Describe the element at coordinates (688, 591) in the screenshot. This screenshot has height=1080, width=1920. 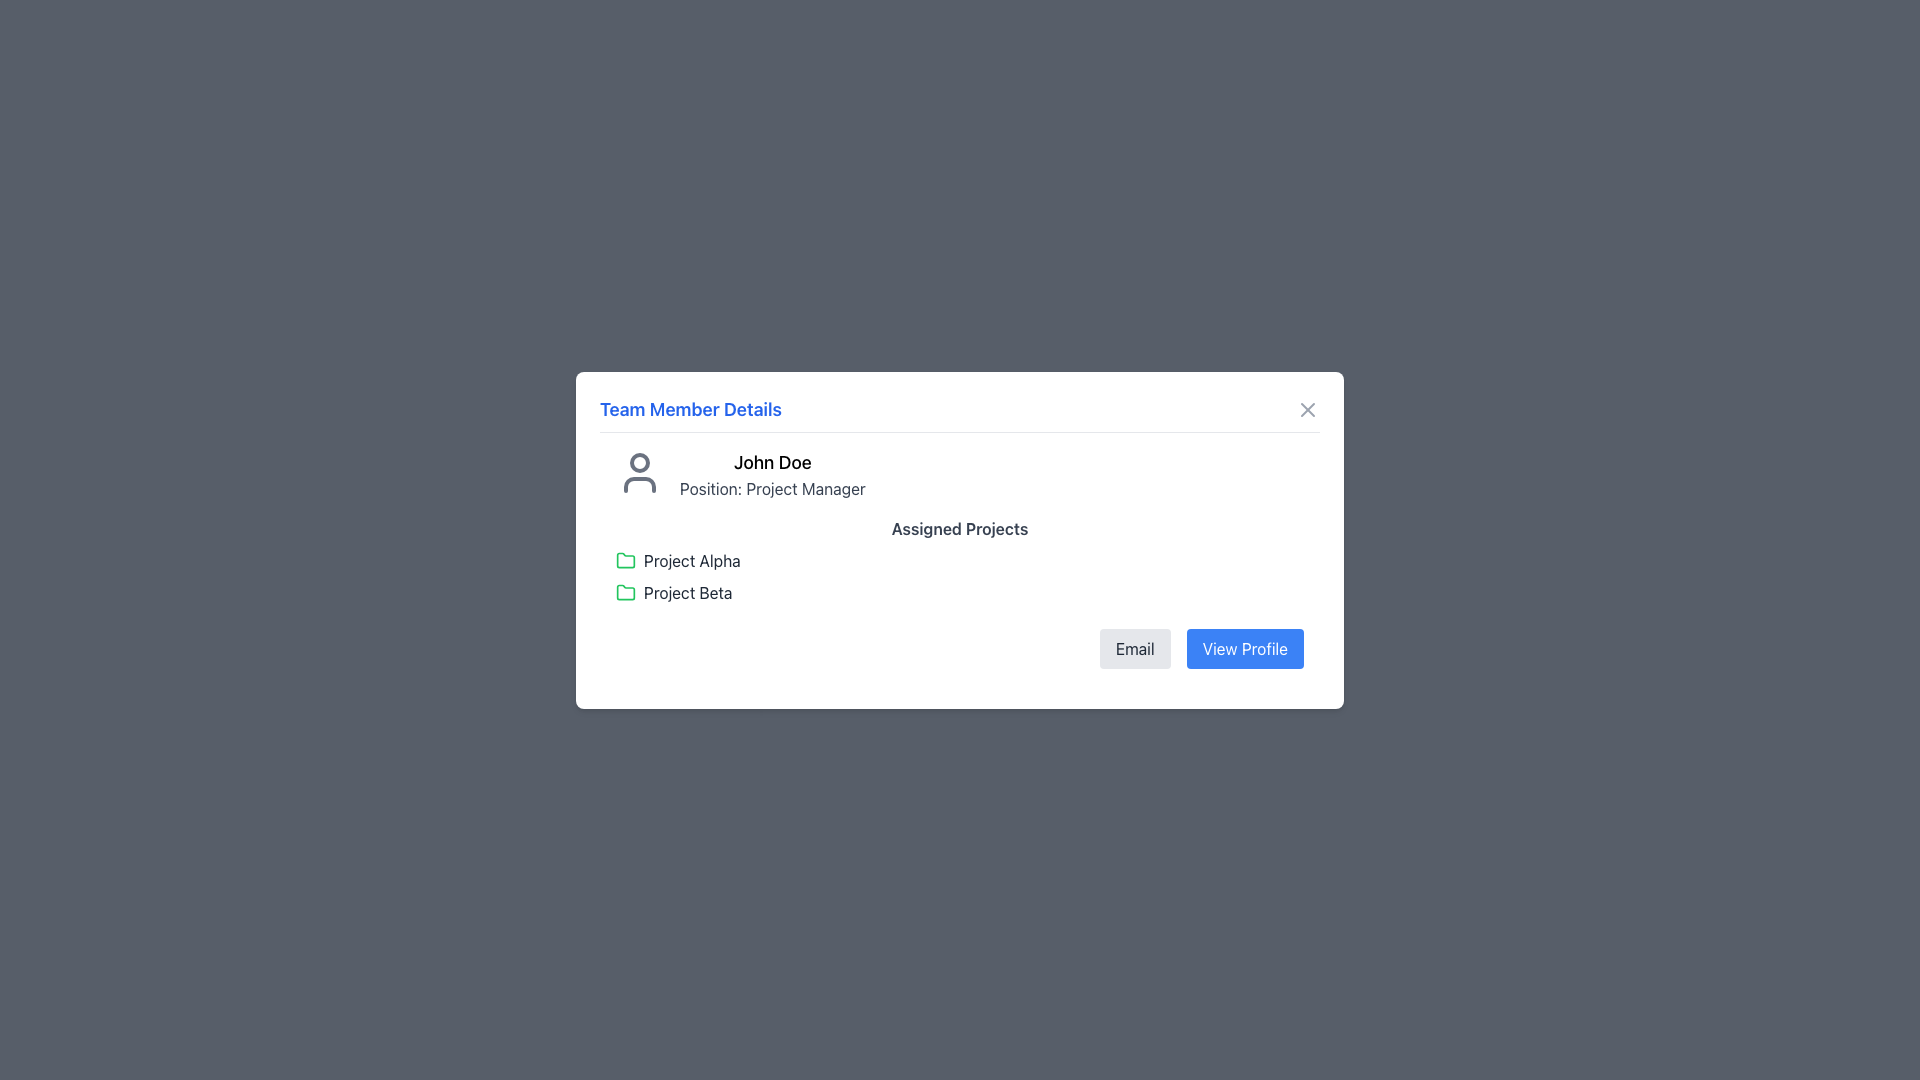
I see `the text label 'Project Beta' in dark gray color` at that location.